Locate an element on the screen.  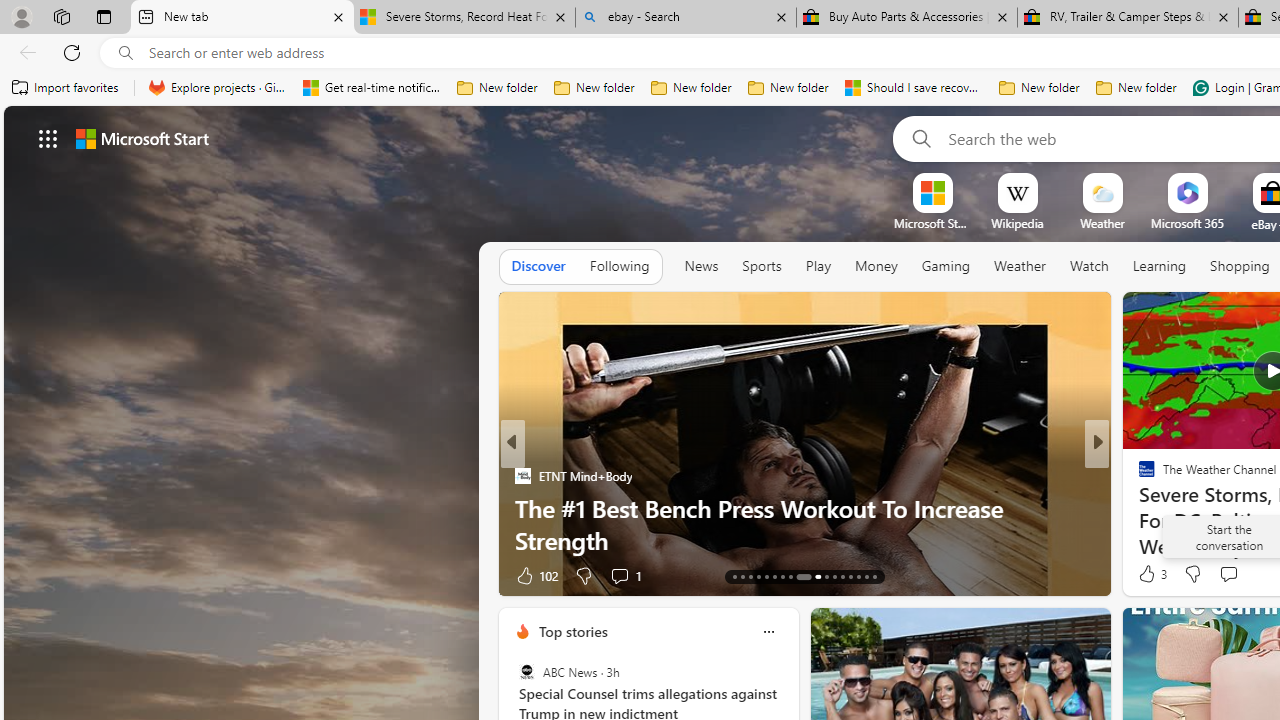
'AutomationID: tab-29' is located at coordinates (874, 577).